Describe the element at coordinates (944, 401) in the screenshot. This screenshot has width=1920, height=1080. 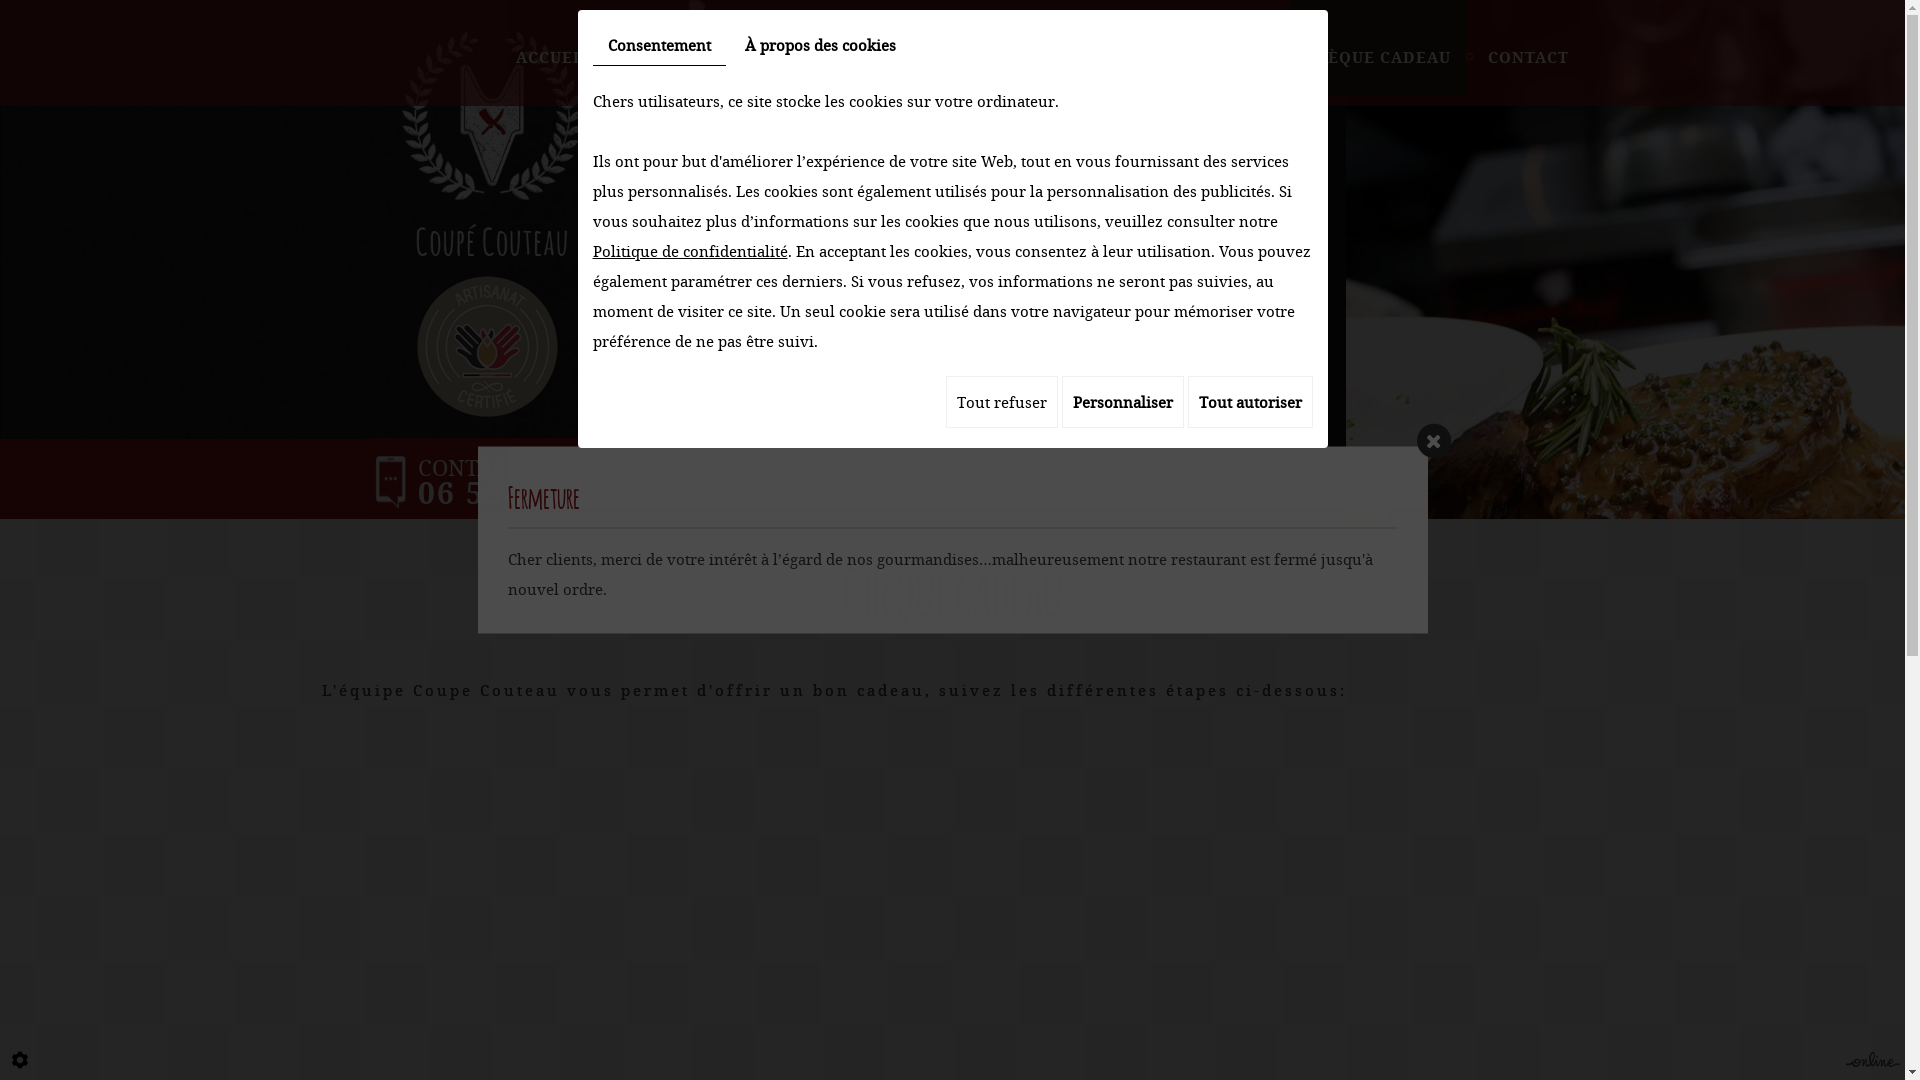
I see `'Tout refuser'` at that location.